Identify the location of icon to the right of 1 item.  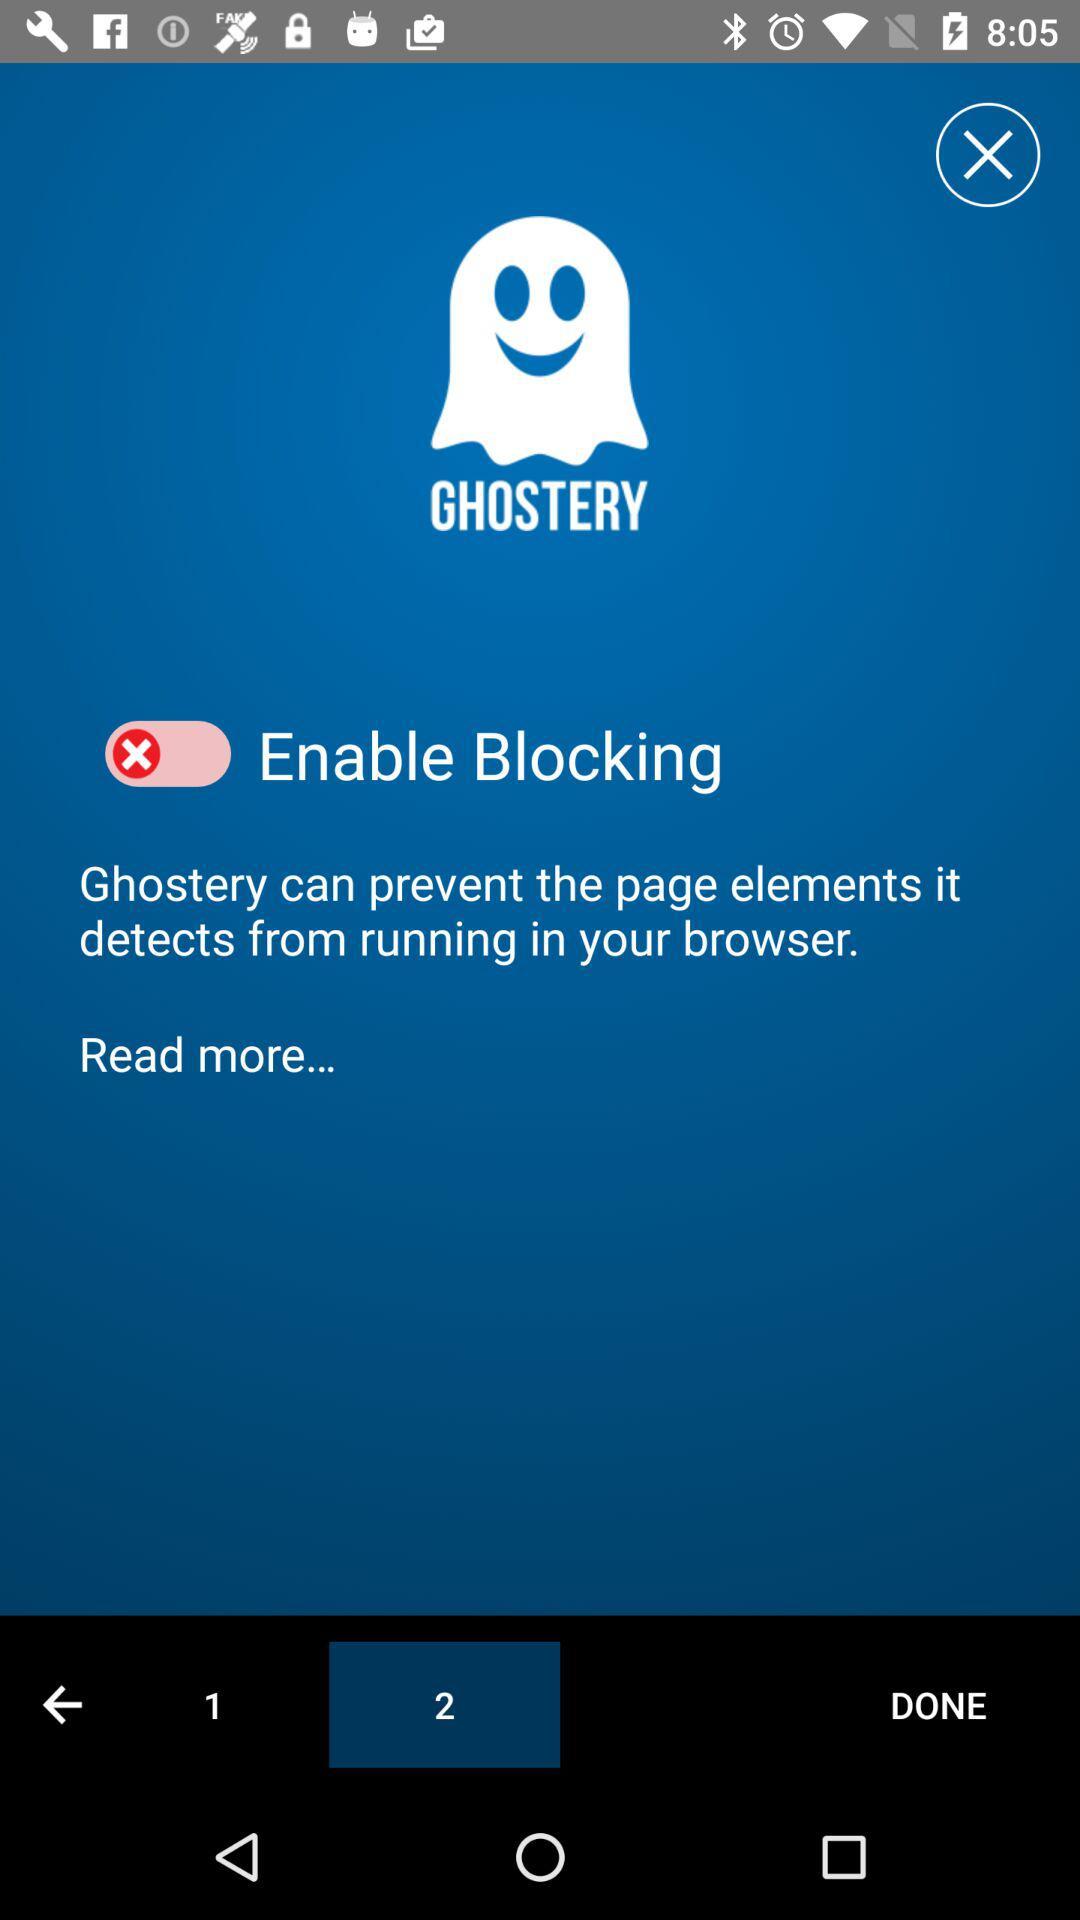
(443, 1703).